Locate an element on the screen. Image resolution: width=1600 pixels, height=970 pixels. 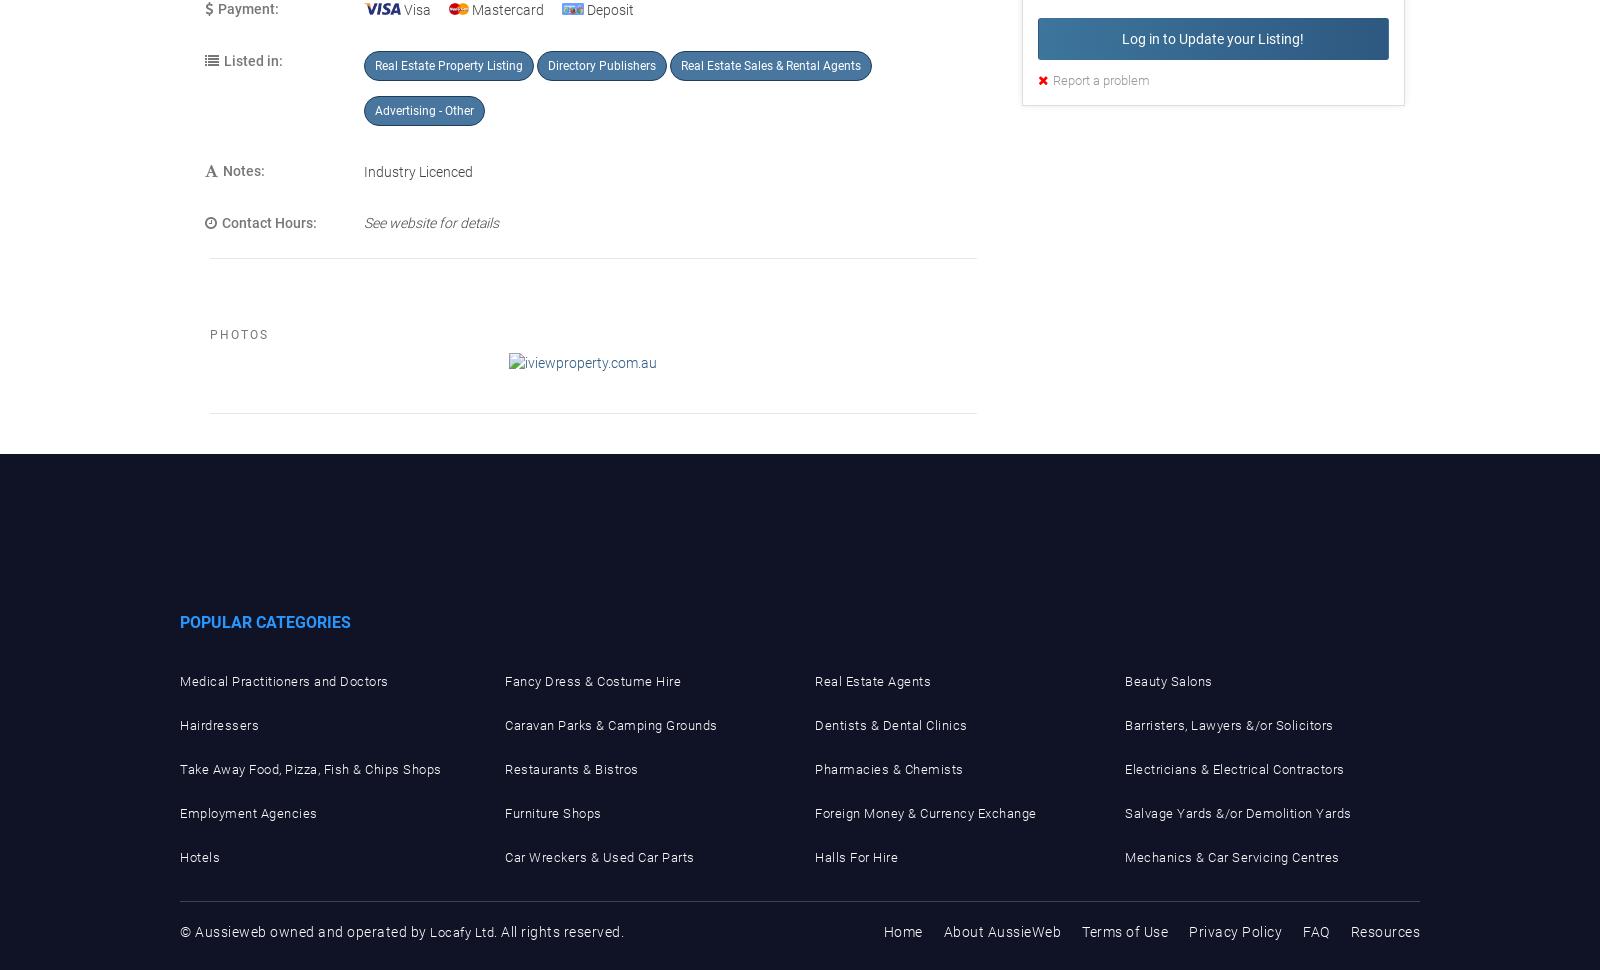
'Beauty Salons' is located at coordinates (1168, 681).